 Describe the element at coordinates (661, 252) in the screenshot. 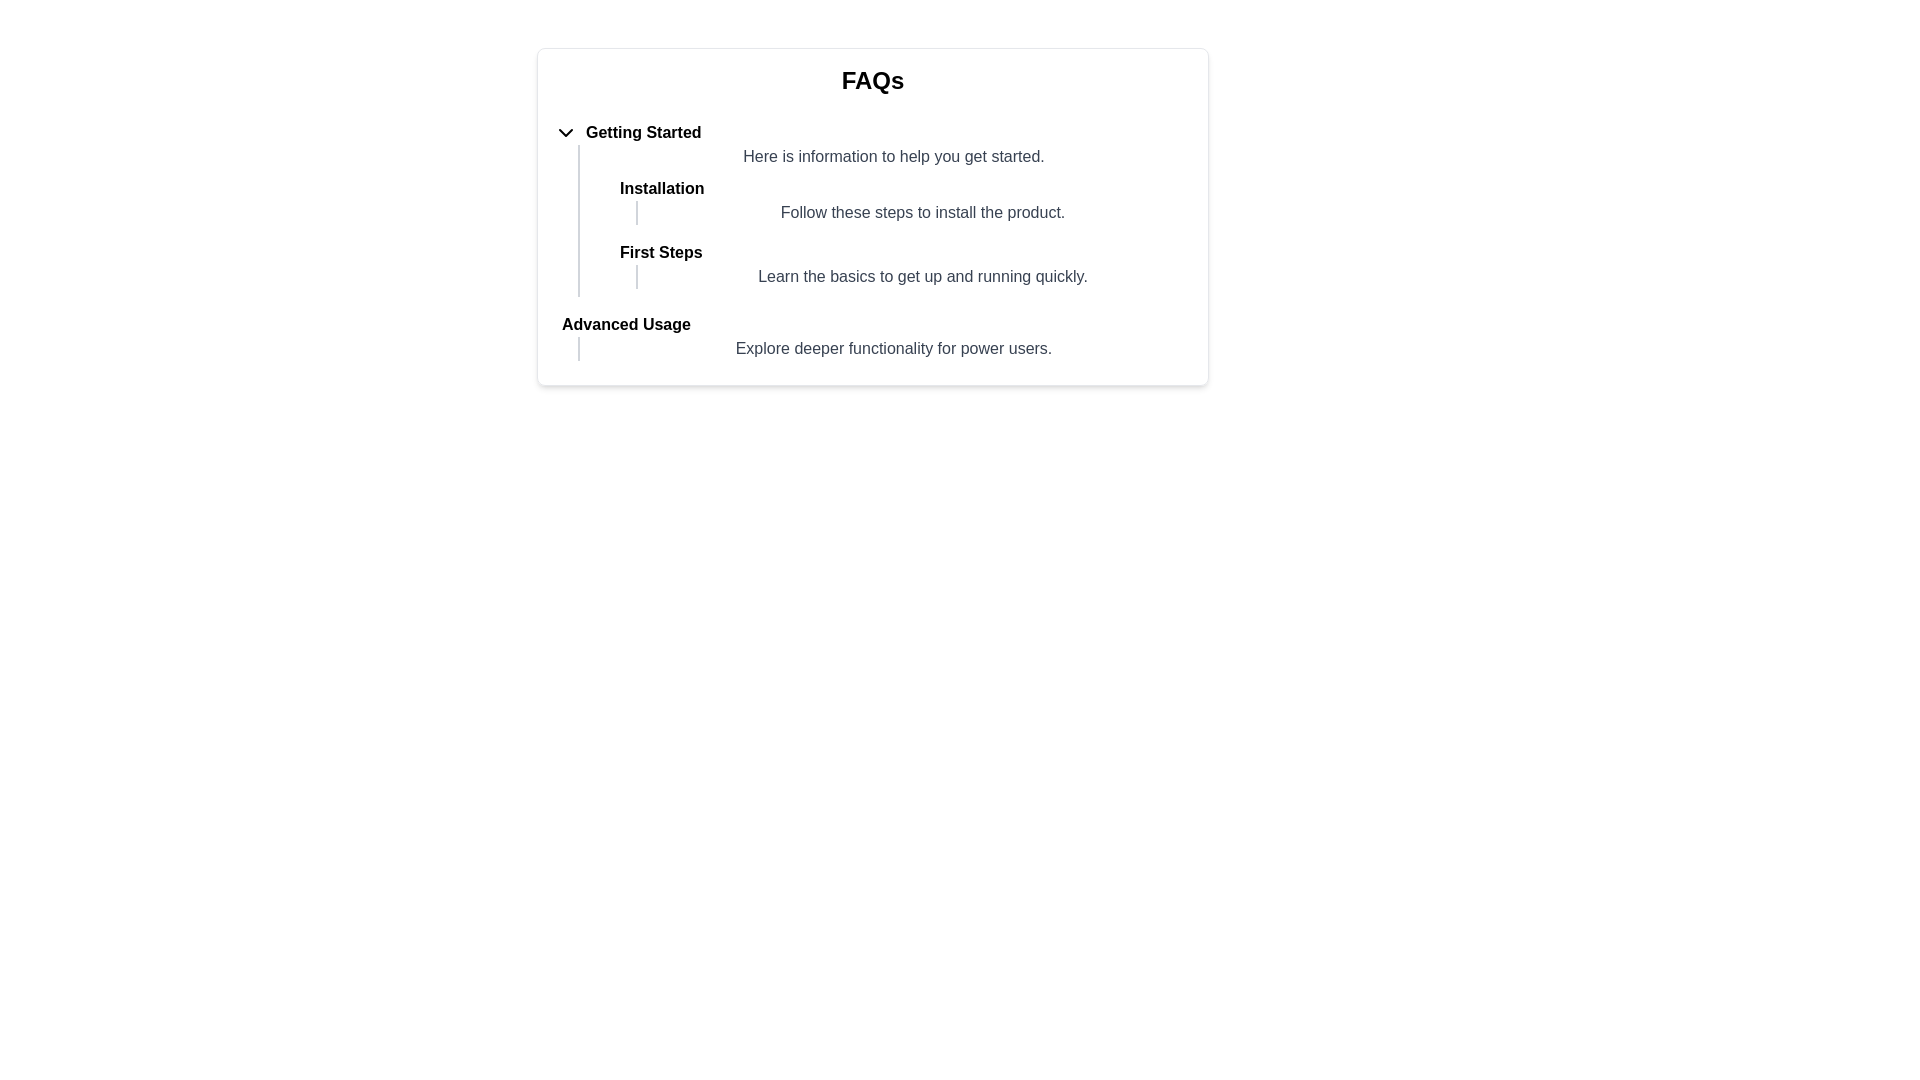

I see `the bold text label displaying 'First Steps'` at that location.